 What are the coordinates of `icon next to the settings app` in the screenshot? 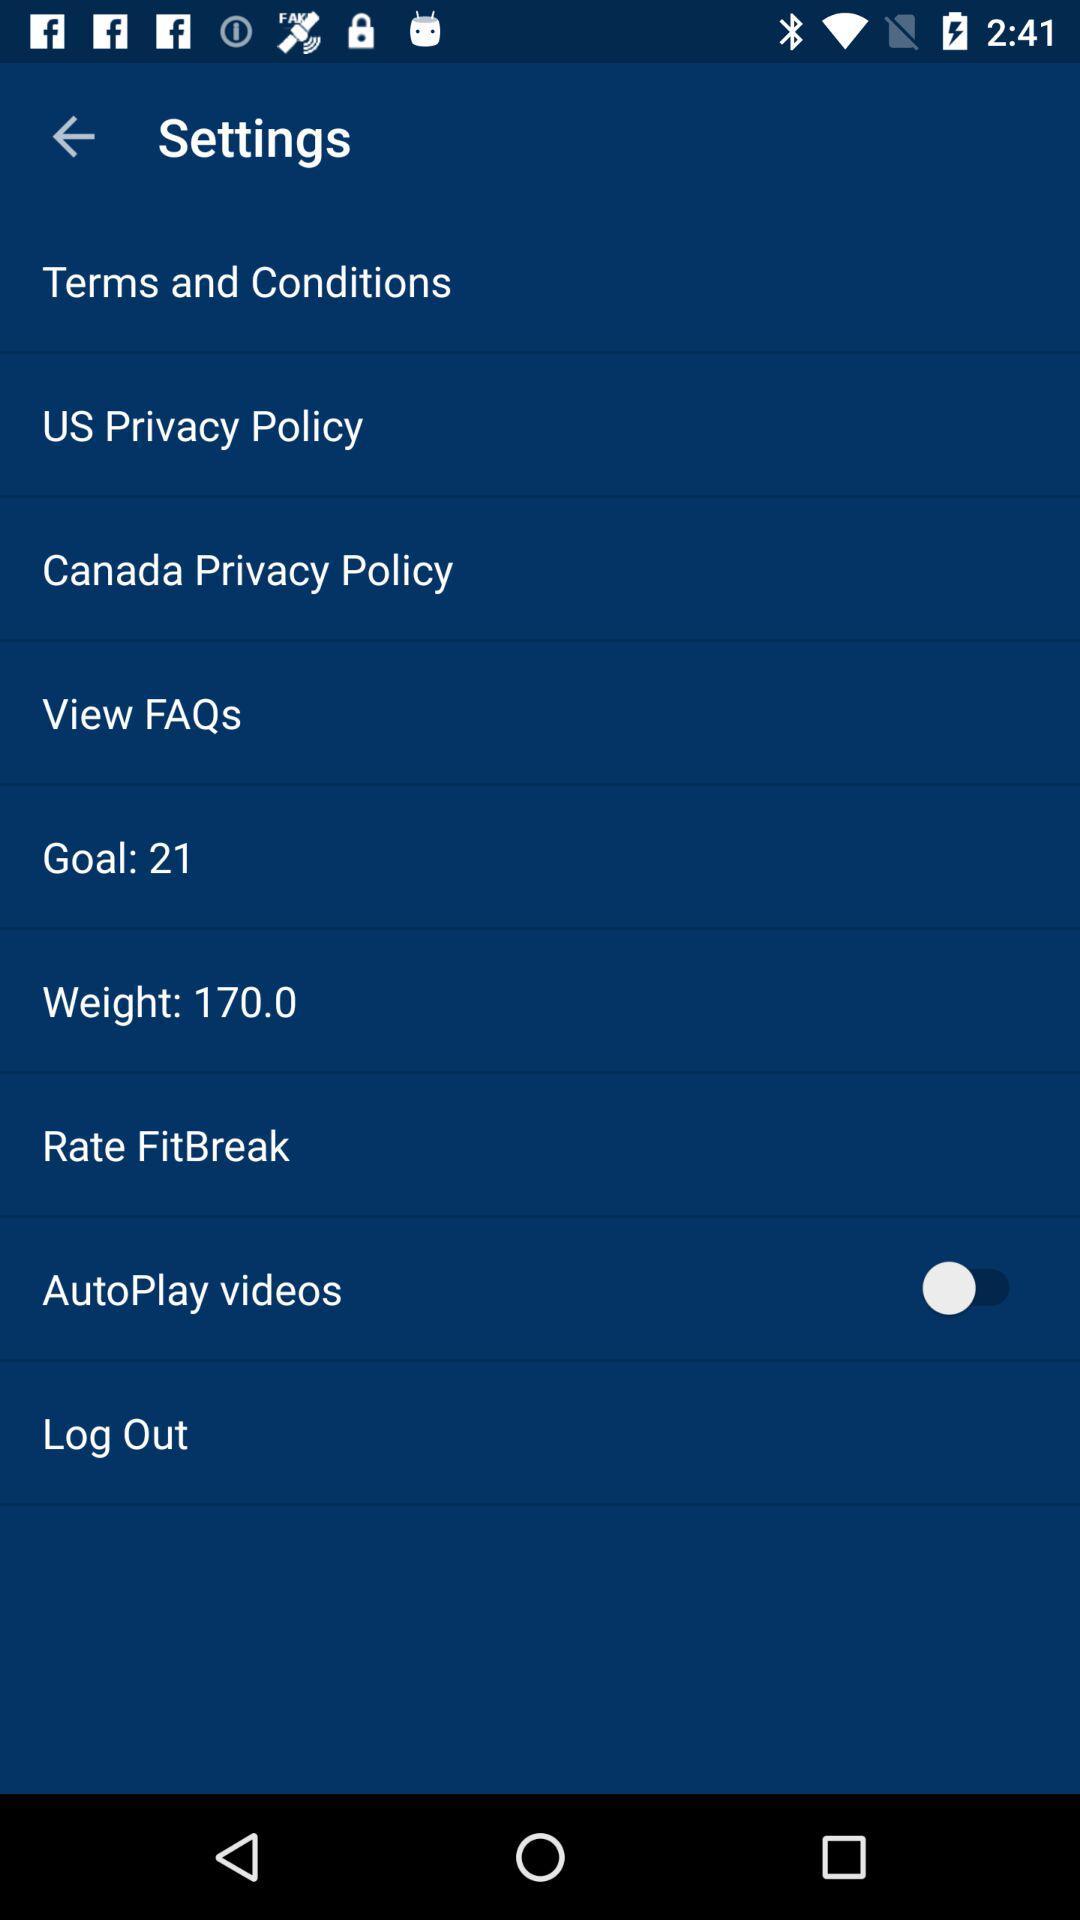 It's located at (72, 135).